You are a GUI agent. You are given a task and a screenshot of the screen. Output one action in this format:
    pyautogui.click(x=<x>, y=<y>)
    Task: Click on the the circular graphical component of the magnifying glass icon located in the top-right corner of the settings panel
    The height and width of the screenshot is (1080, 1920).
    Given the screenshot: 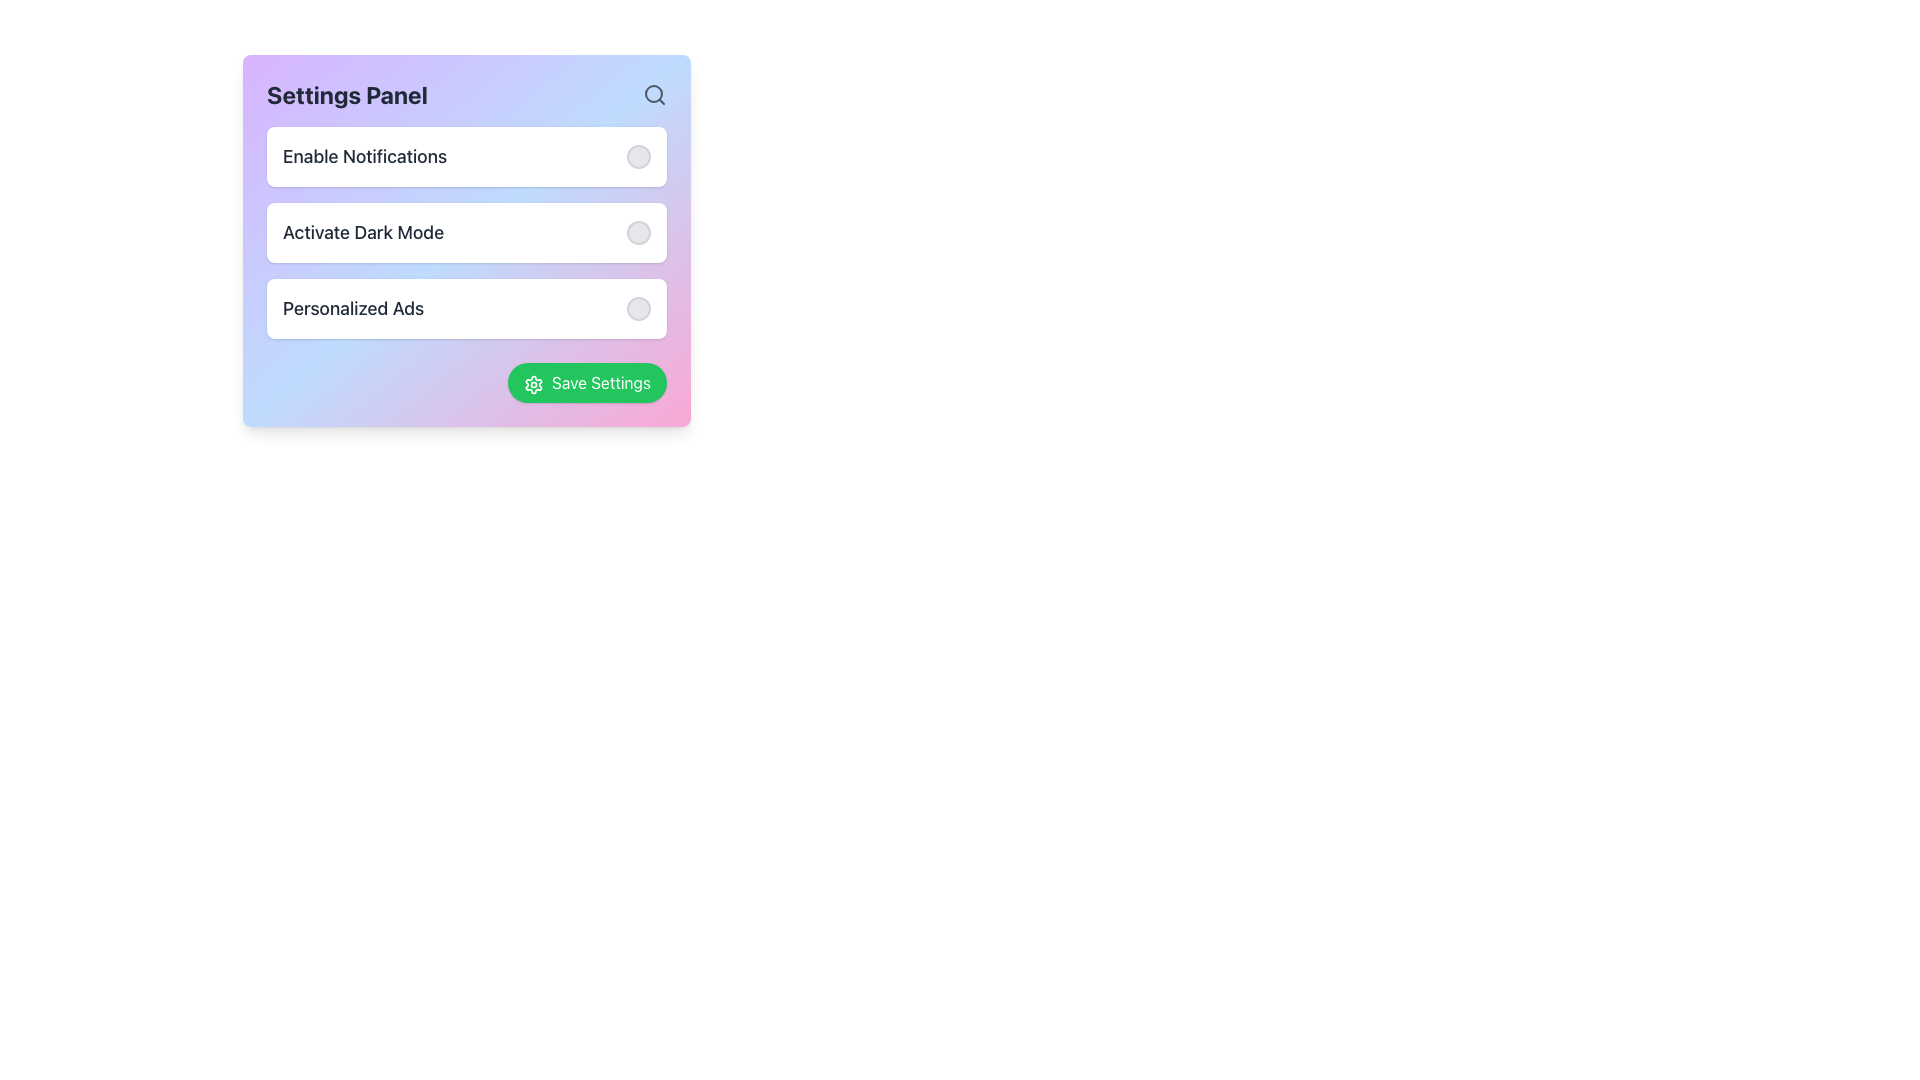 What is the action you would take?
    pyautogui.click(x=653, y=93)
    